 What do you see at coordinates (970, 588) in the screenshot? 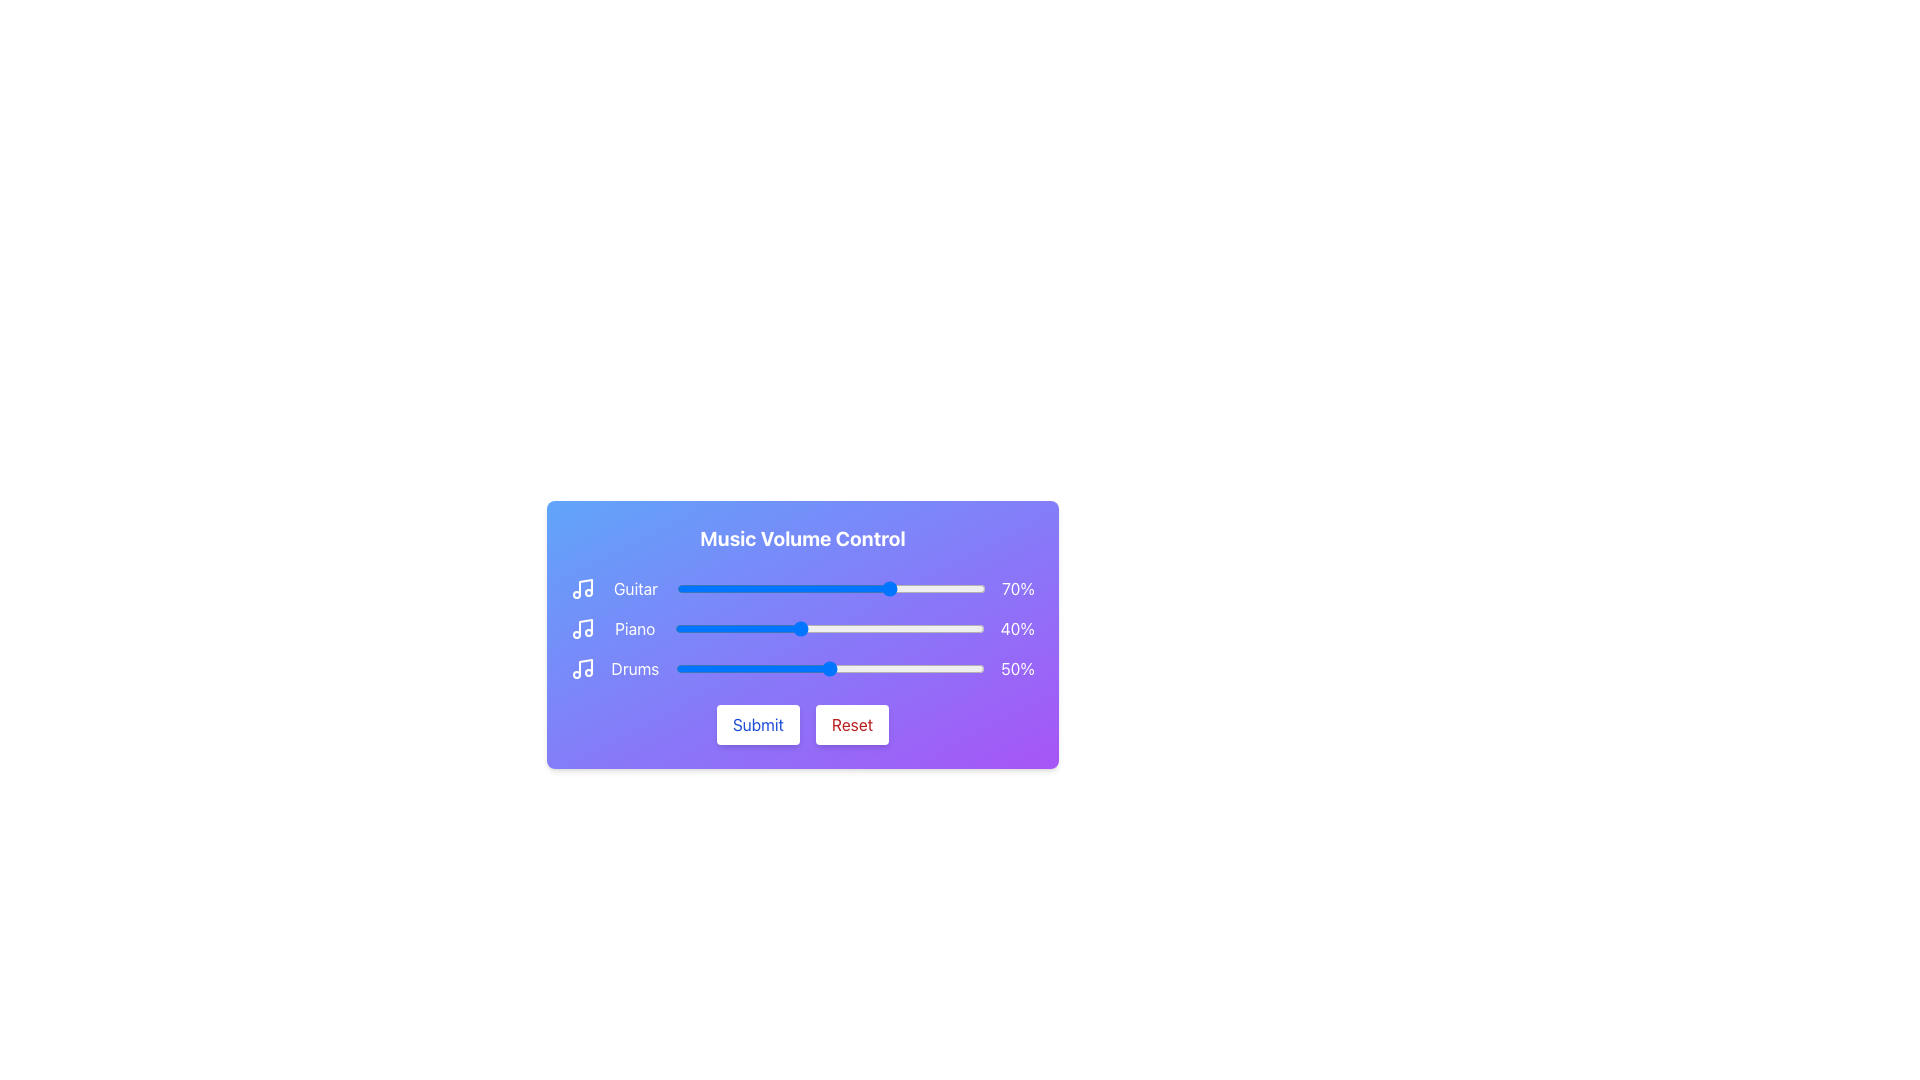
I see `guitar volume` at bounding box center [970, 588].